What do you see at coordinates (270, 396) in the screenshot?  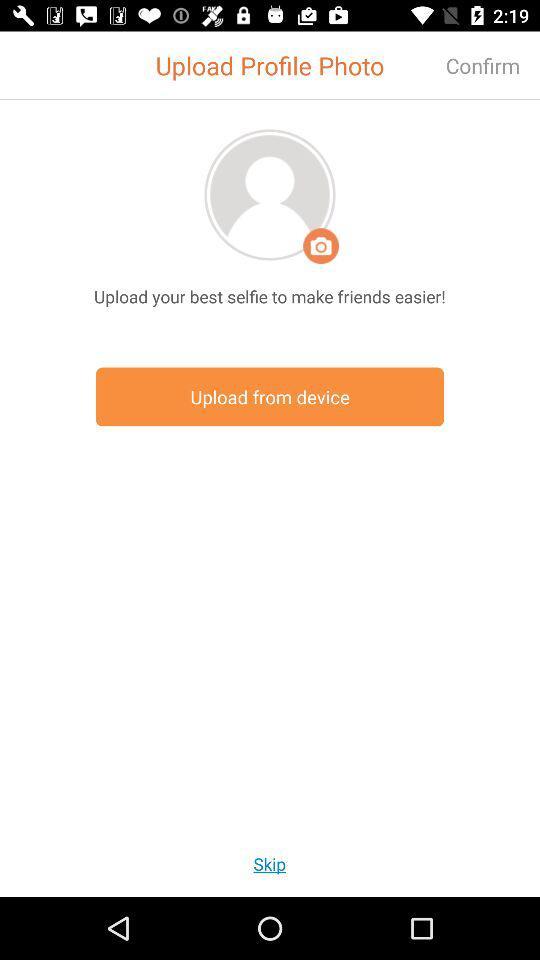 I see `item above skip item` at bounding box center [270, 396].